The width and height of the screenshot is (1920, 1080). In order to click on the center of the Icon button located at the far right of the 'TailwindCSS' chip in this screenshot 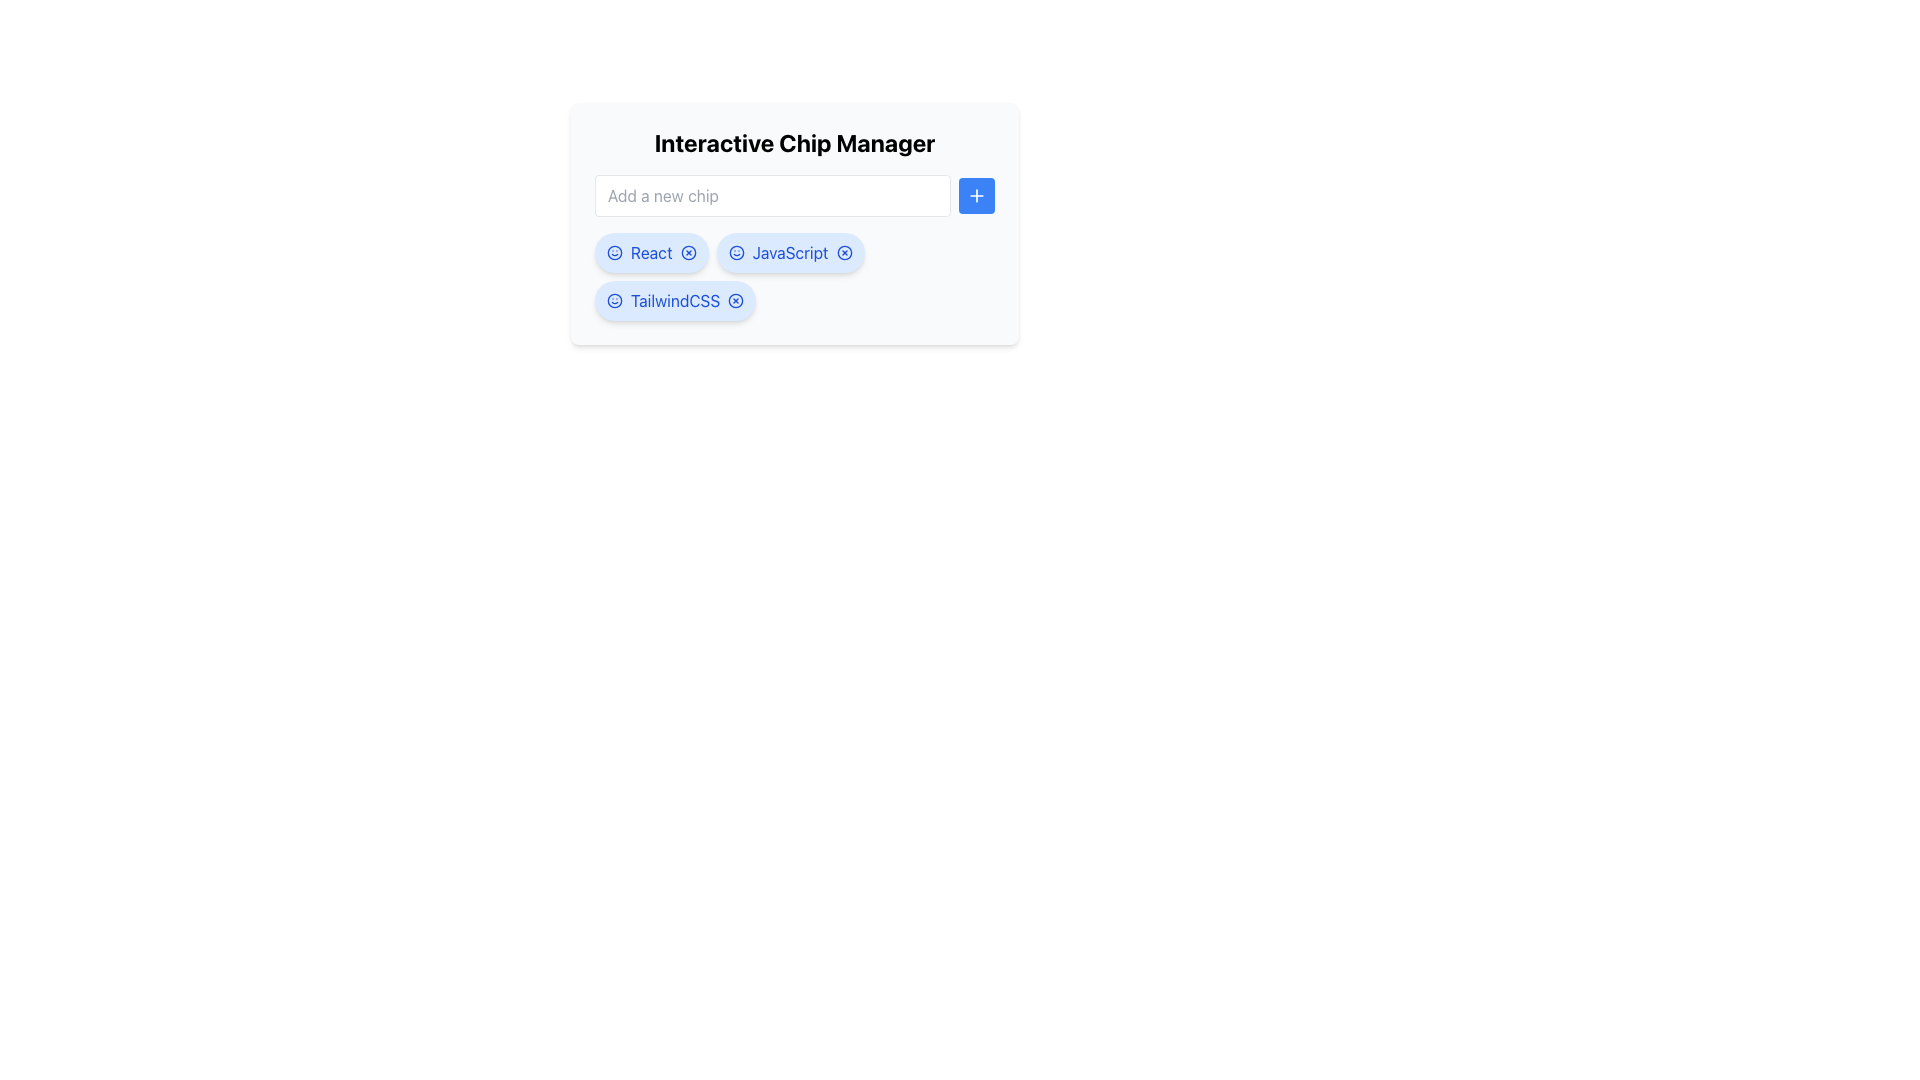, I will do `click(735, 300)`.